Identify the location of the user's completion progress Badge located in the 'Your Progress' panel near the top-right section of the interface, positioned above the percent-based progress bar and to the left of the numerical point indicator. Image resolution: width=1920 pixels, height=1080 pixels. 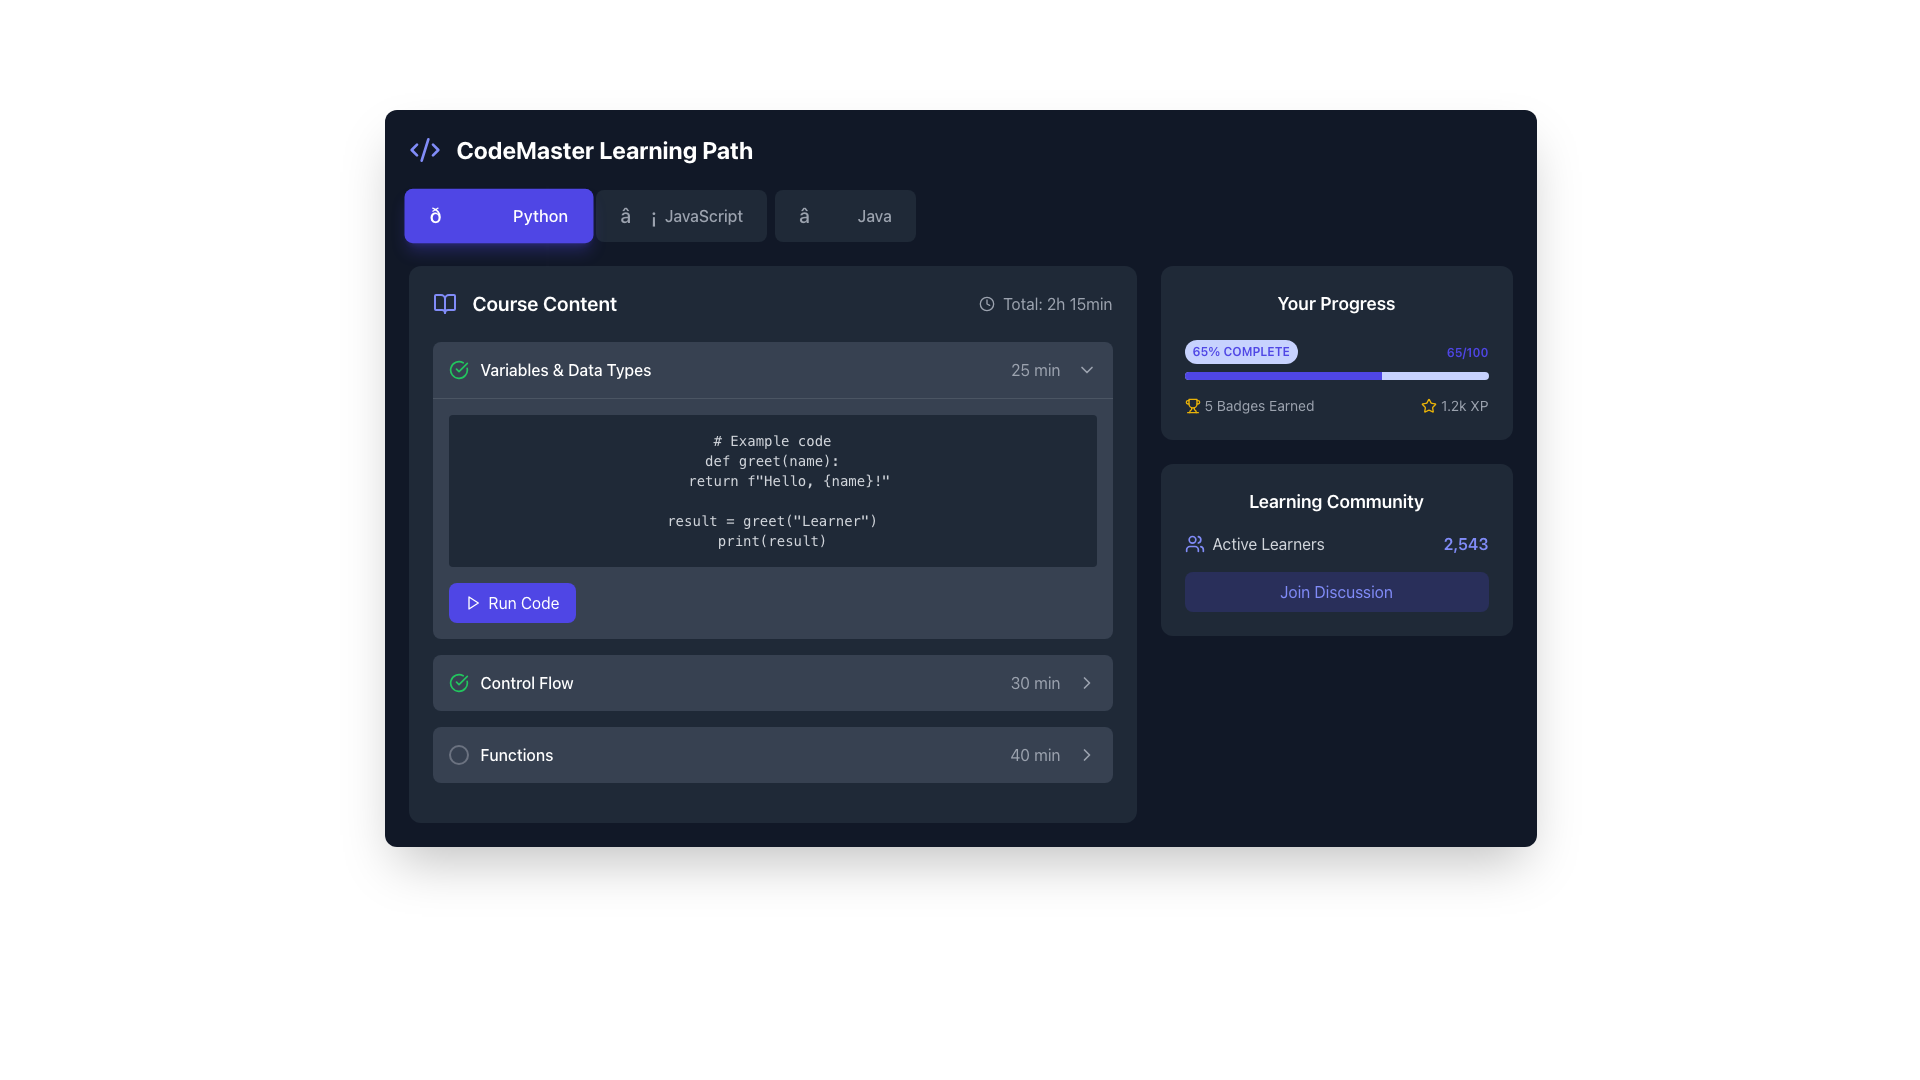
(1240, 350).